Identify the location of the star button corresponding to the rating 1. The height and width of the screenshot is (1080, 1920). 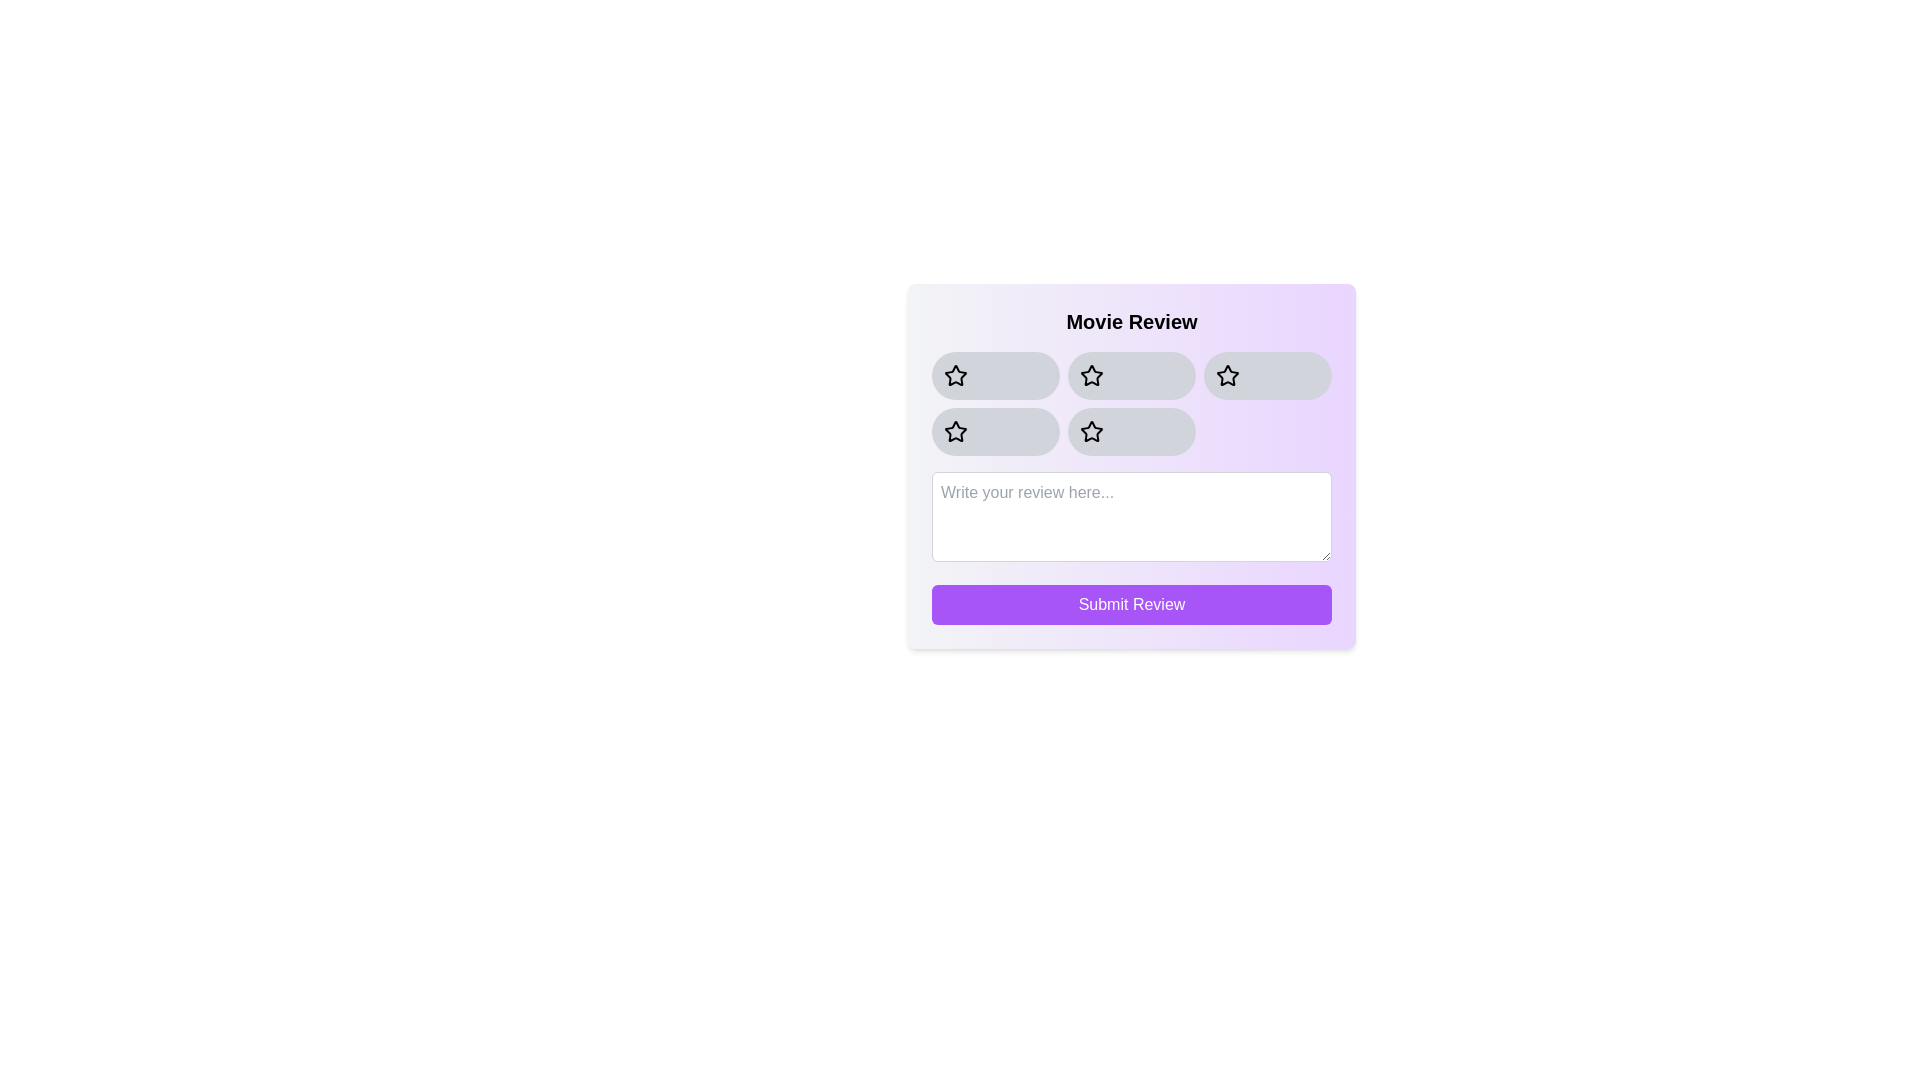
(996, 375).